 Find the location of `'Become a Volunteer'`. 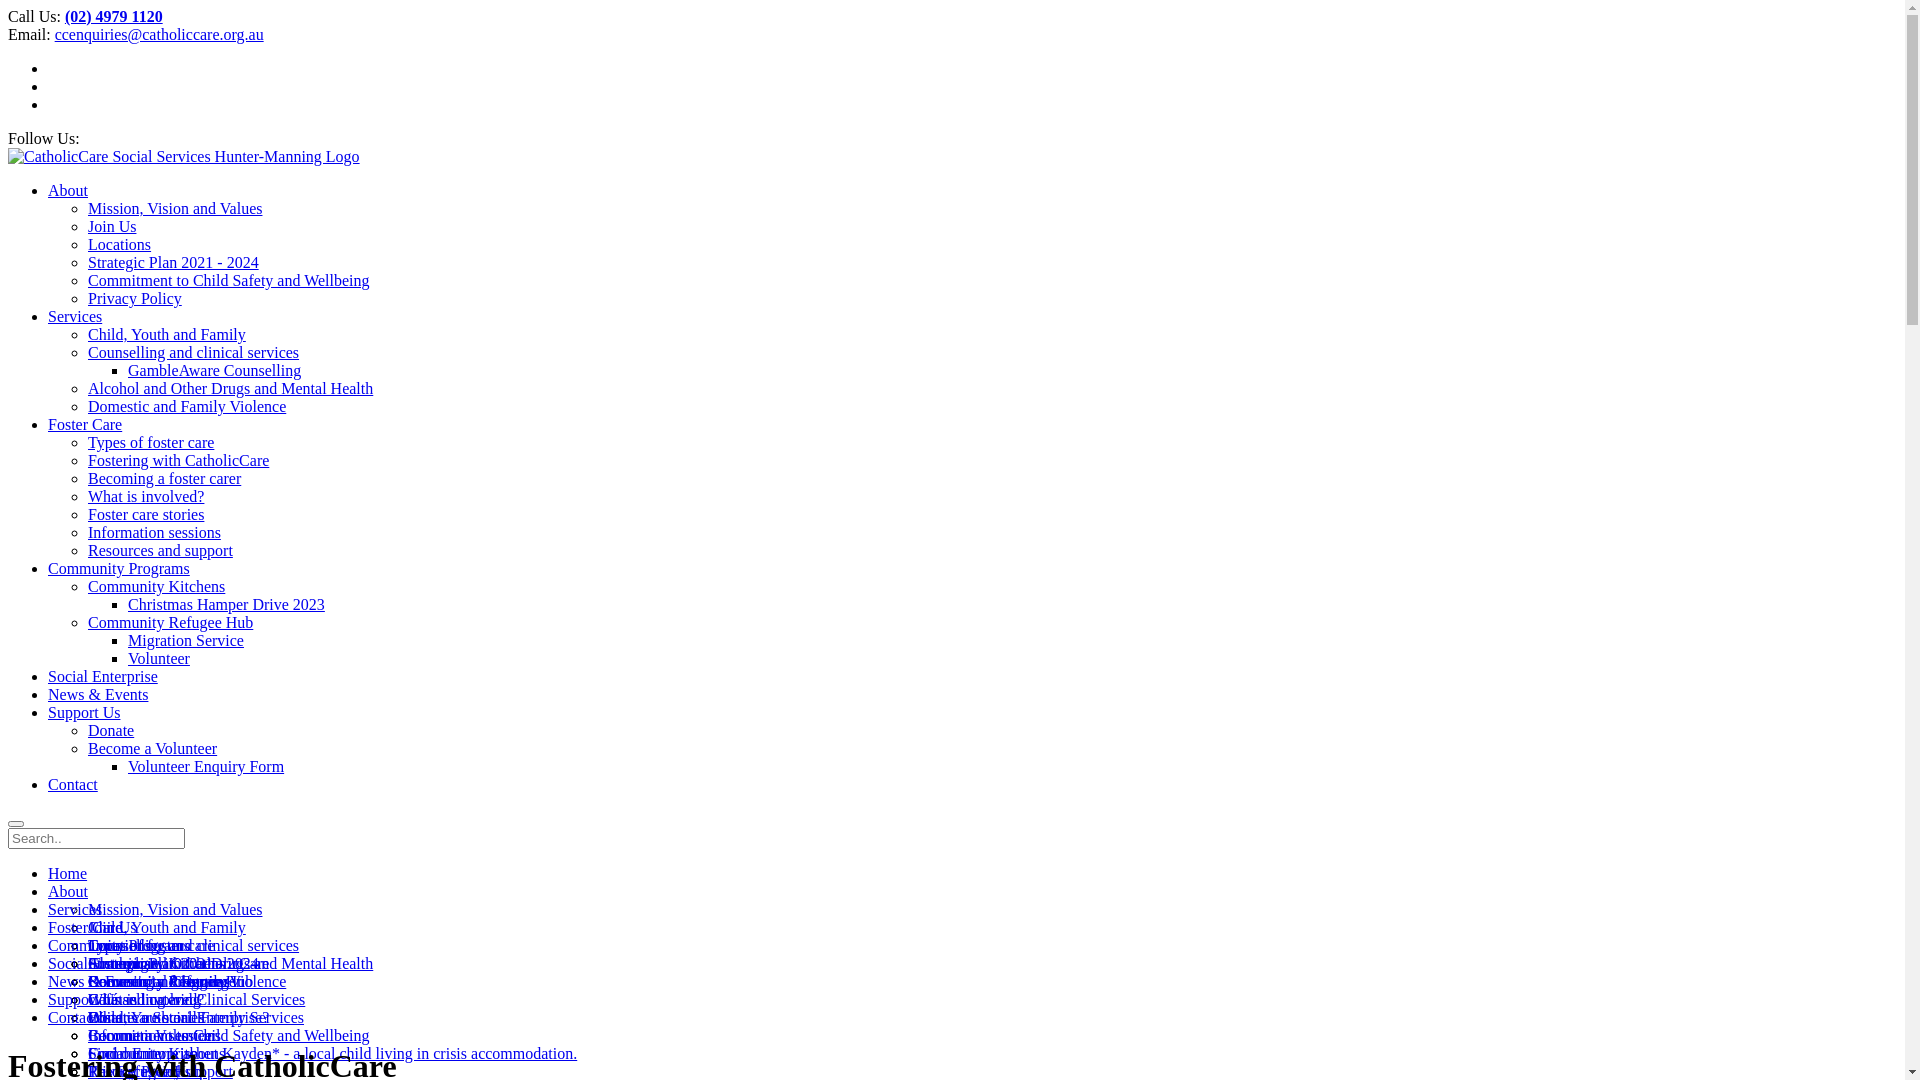

'Become a Volunteer' is located at coordinates (86, 1035).